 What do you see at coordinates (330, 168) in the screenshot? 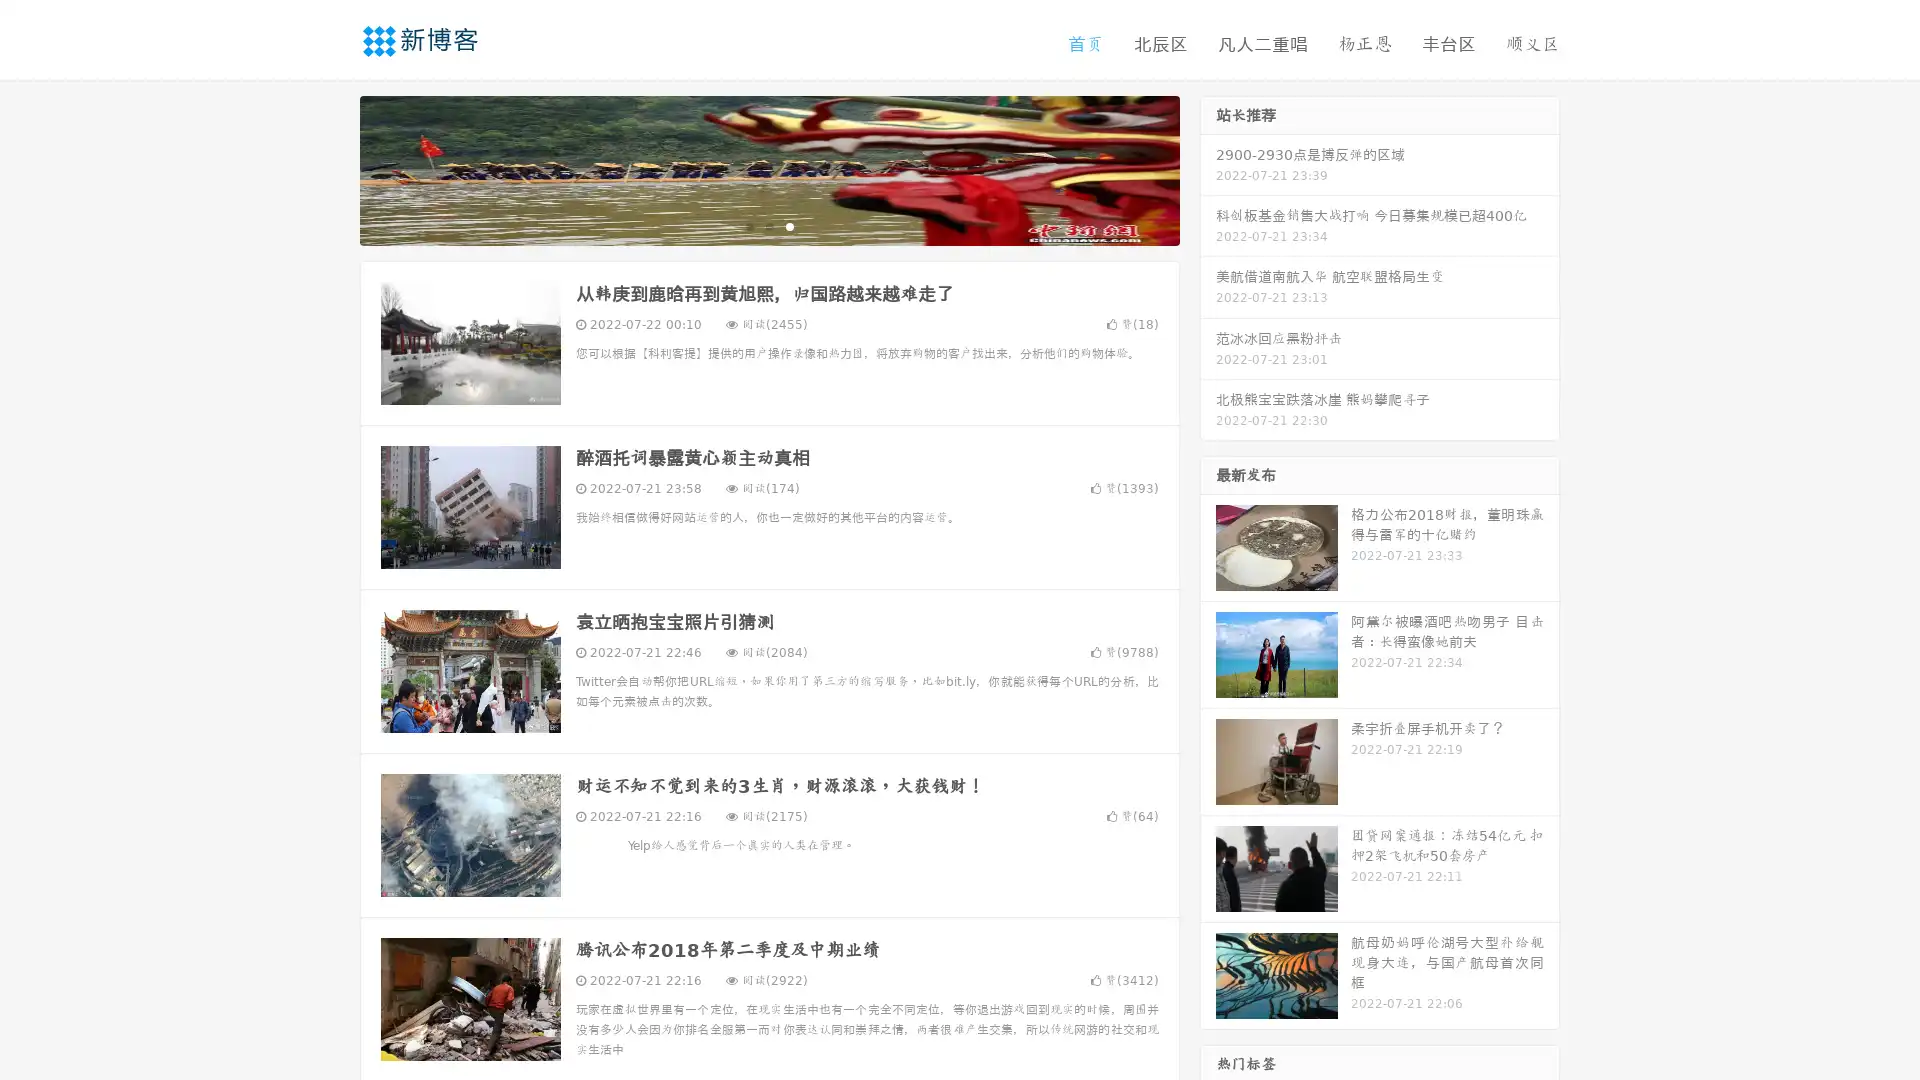
I see `Previous slide` at bounding box center [330, 168].